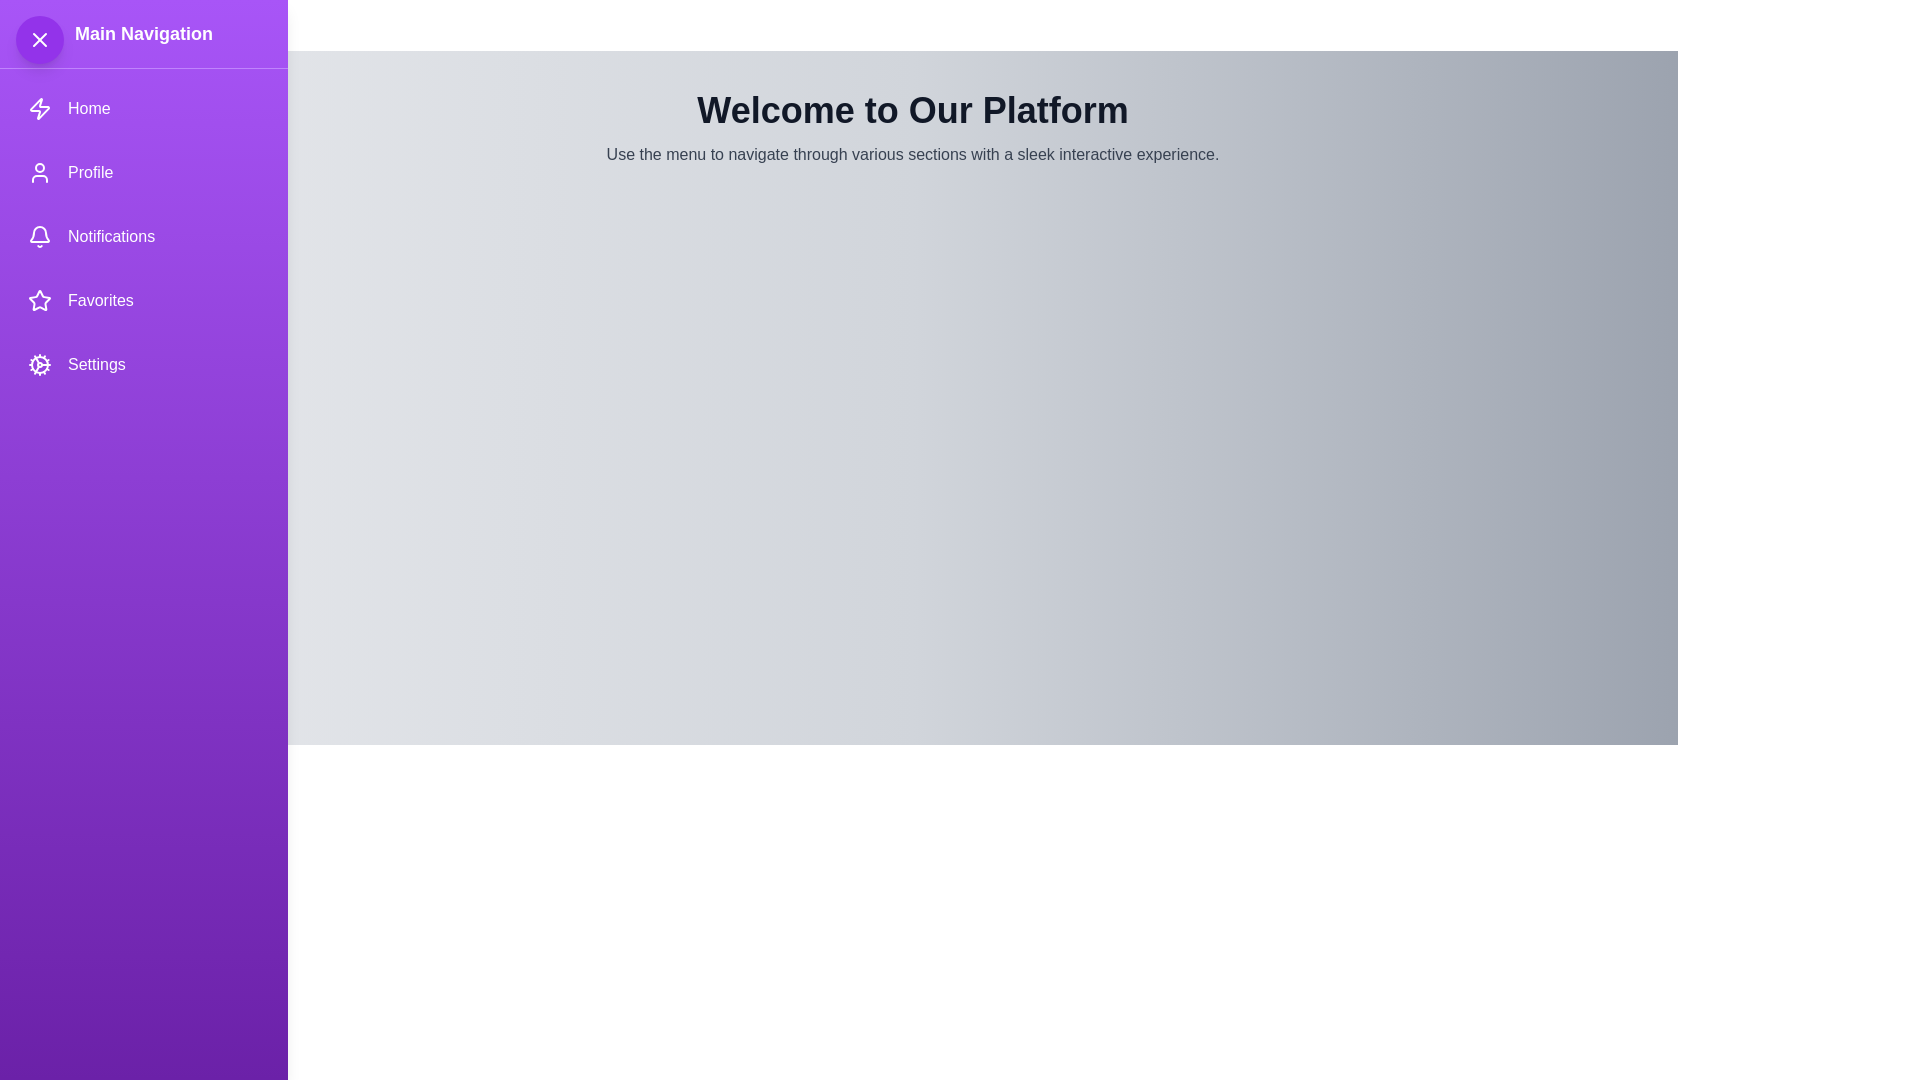 The height and width of the screenshot is (1080, 1920). What do you see at coordinates (143, 300) in the screenshot?
I see `the navigation item Favorites to trigger its action` at bounding box center [143, 300].